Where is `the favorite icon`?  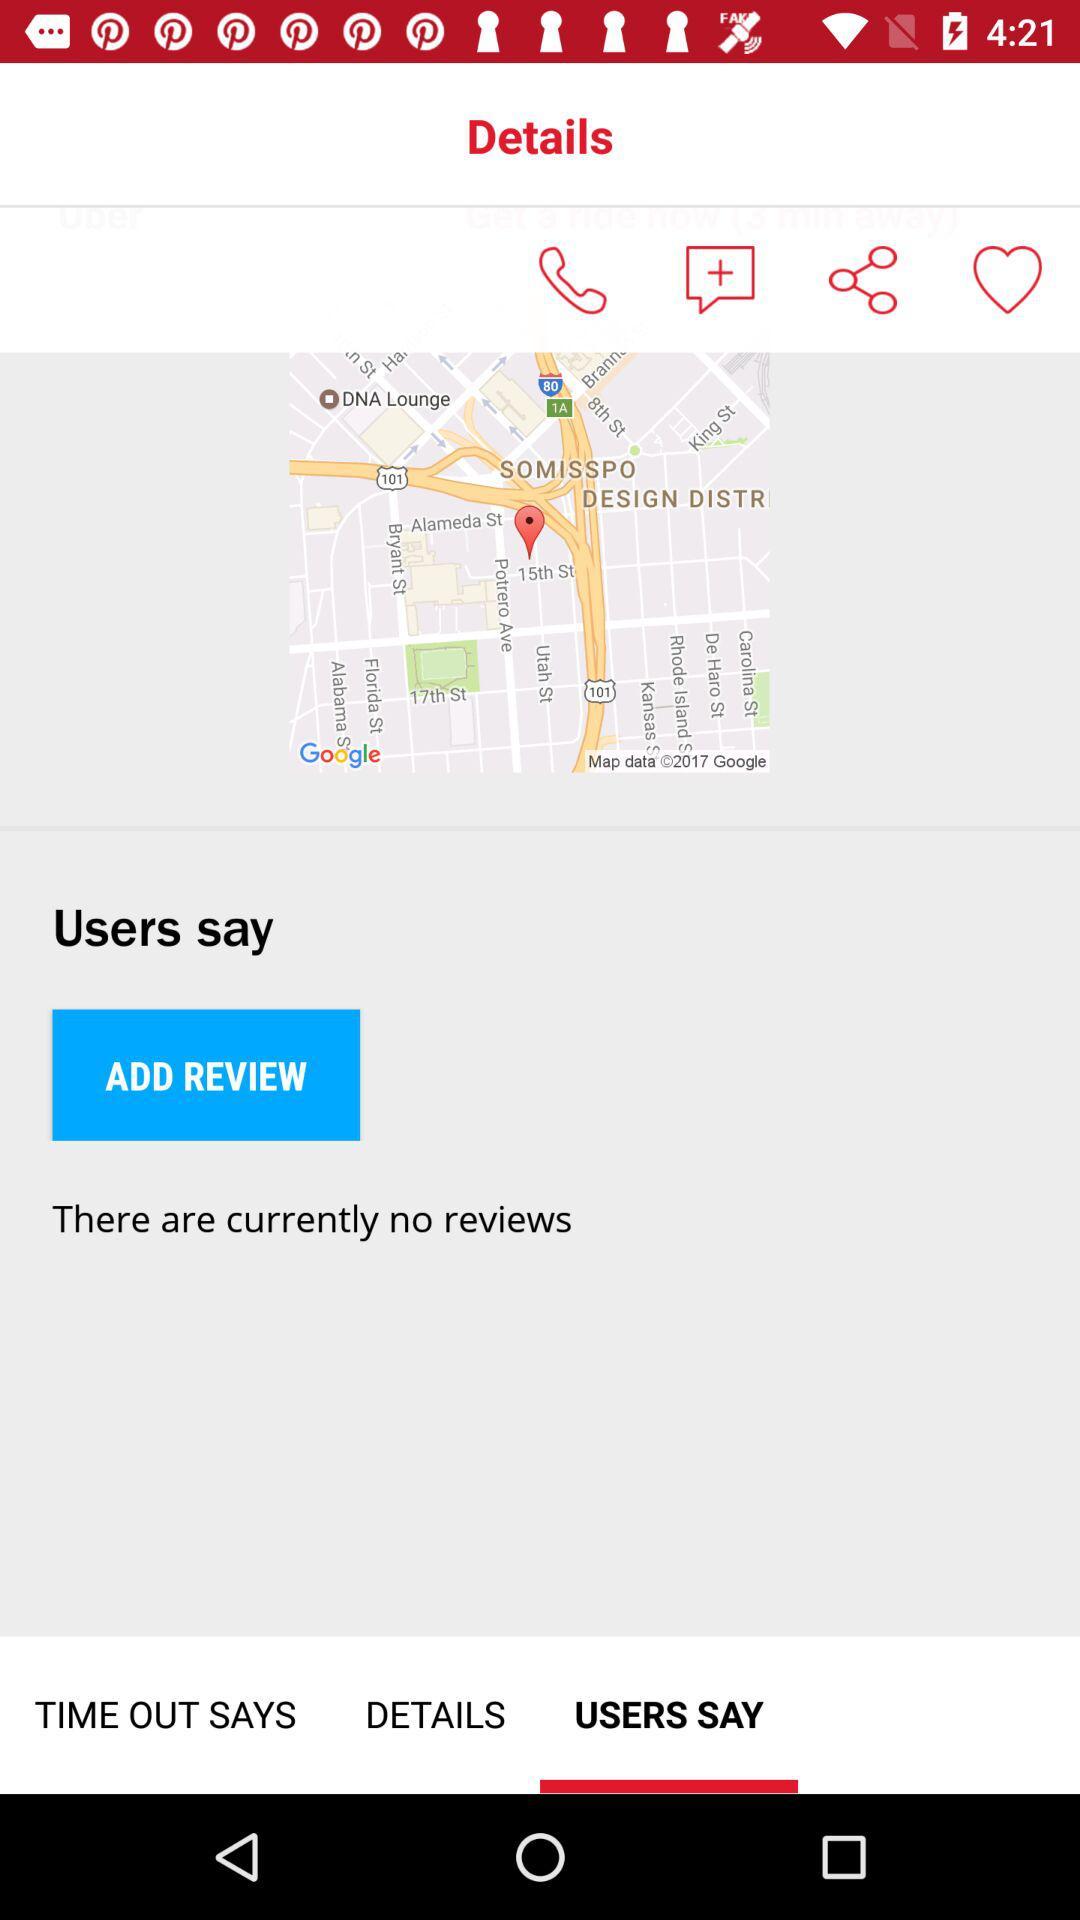
the favorite icon is located at coordinates (1007, 279).